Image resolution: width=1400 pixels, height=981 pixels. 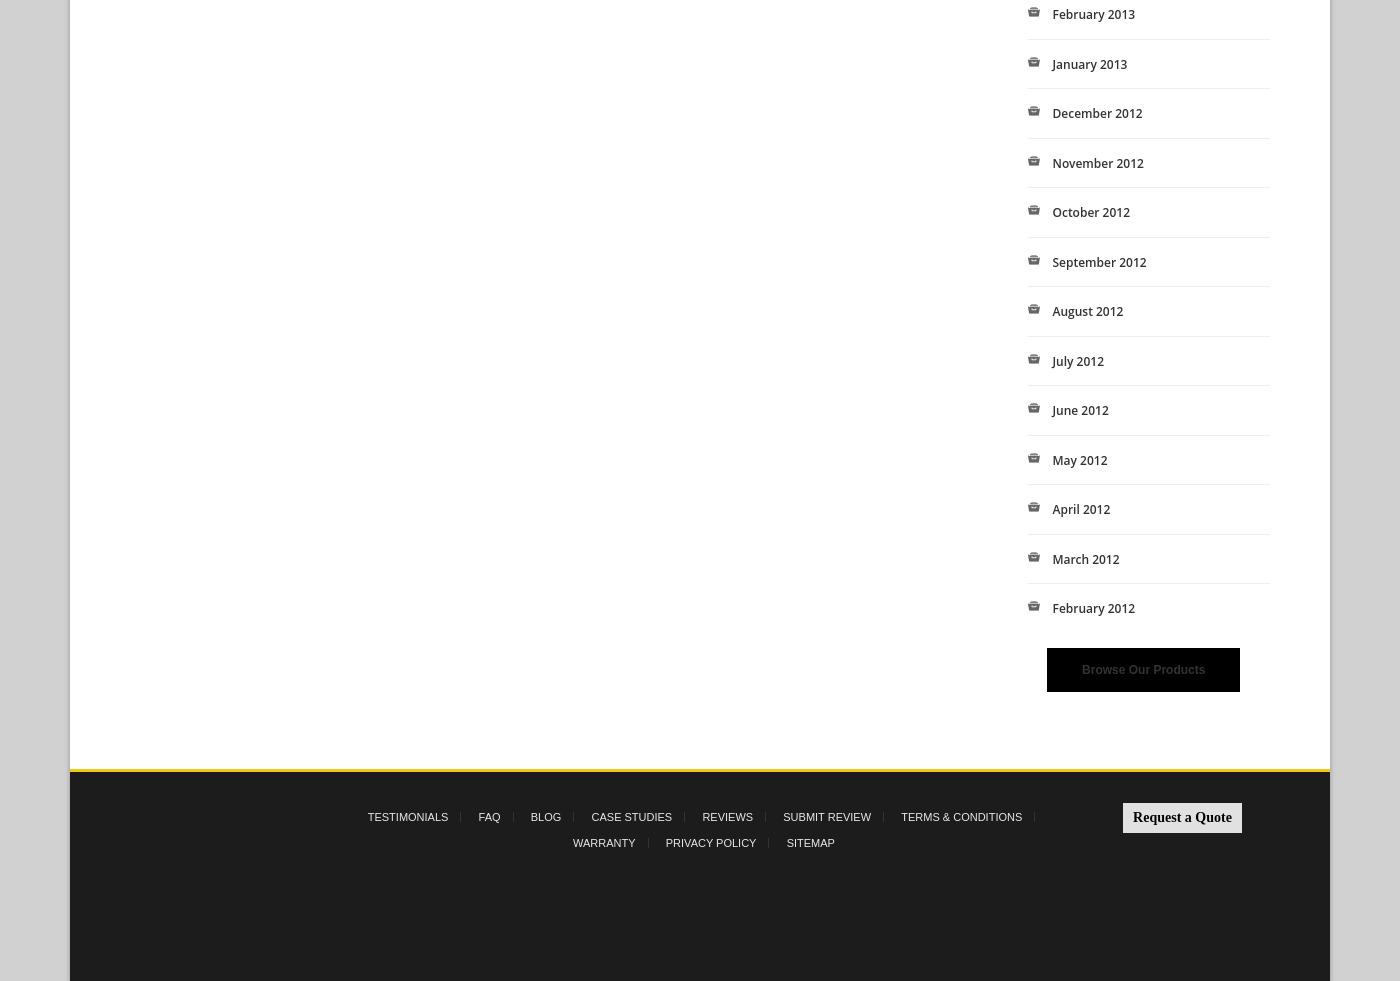 I want to click on 'September 2012', so click(x=1099, y=260).